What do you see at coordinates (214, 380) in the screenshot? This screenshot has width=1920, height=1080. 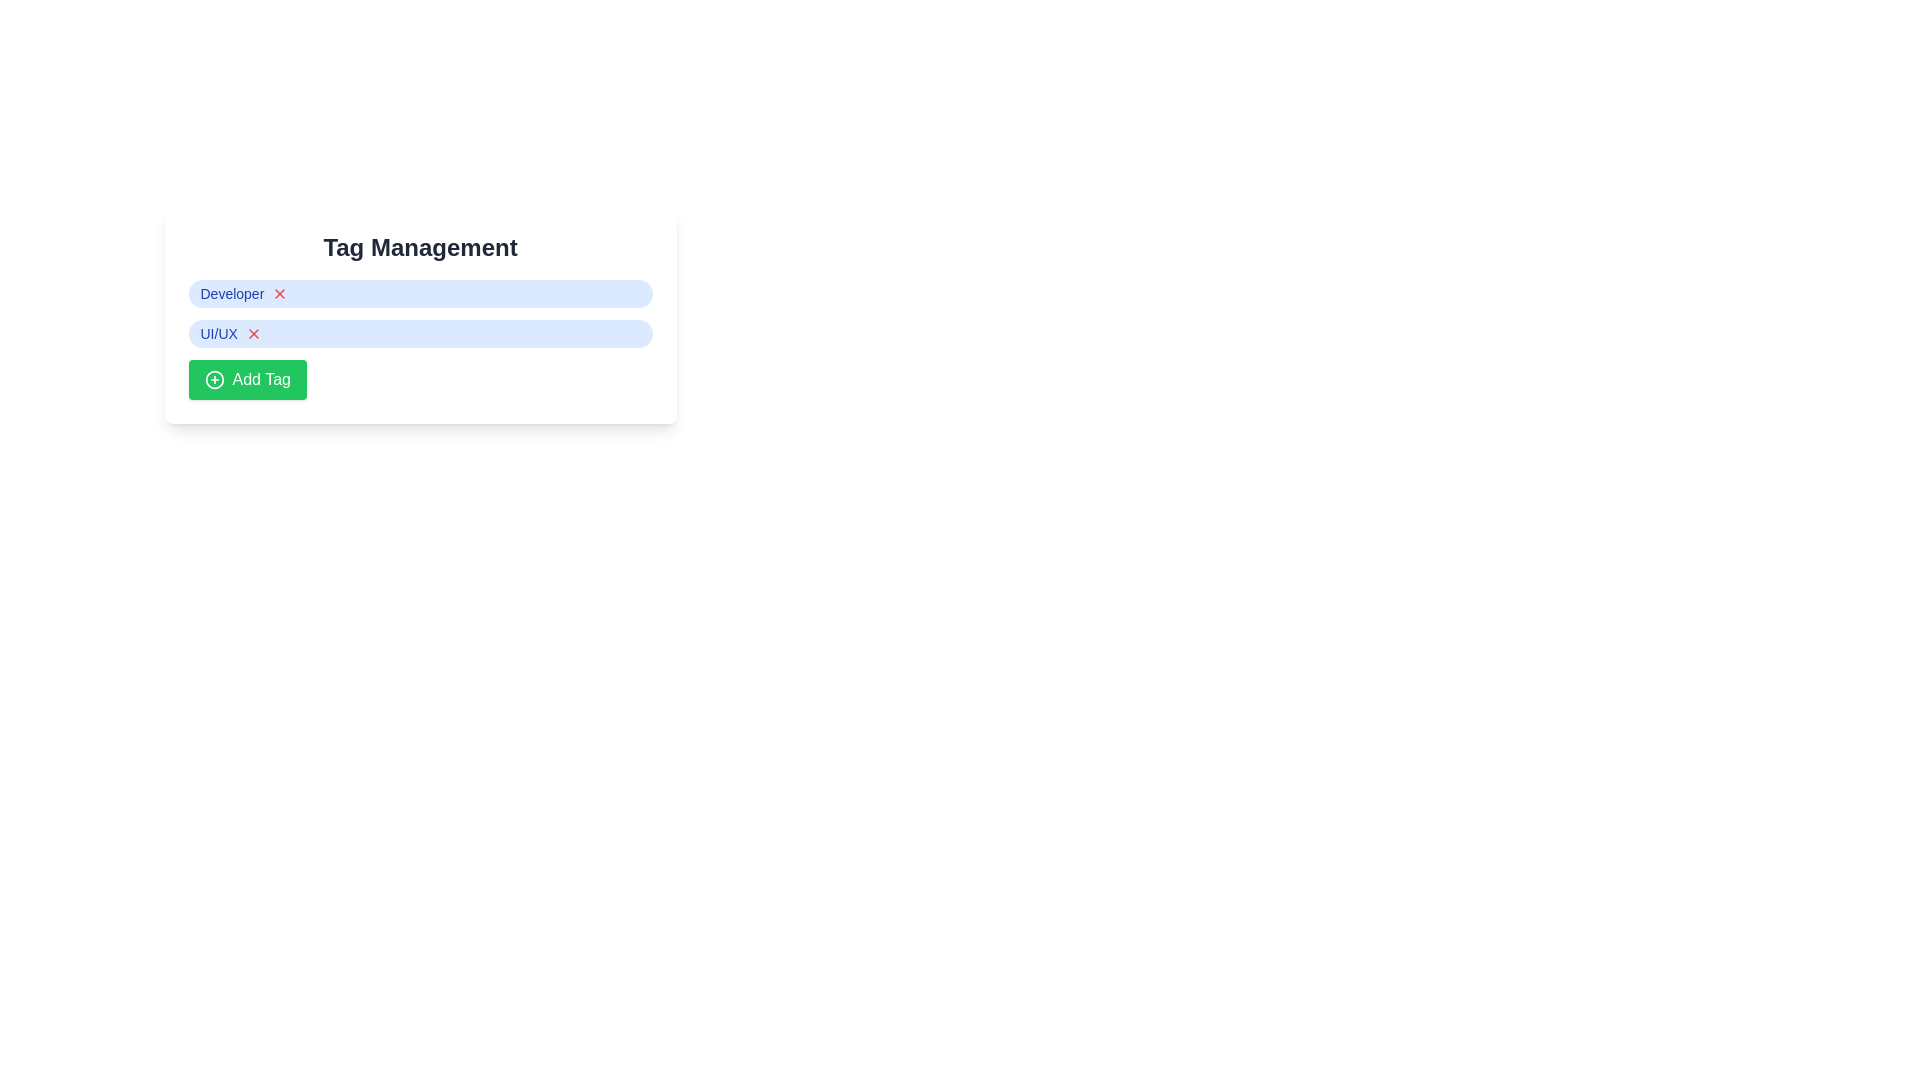 I see `the circular boundary of the '+' icon located at the center of the green 'Add Tag' button` at bounding box center [214, 380].